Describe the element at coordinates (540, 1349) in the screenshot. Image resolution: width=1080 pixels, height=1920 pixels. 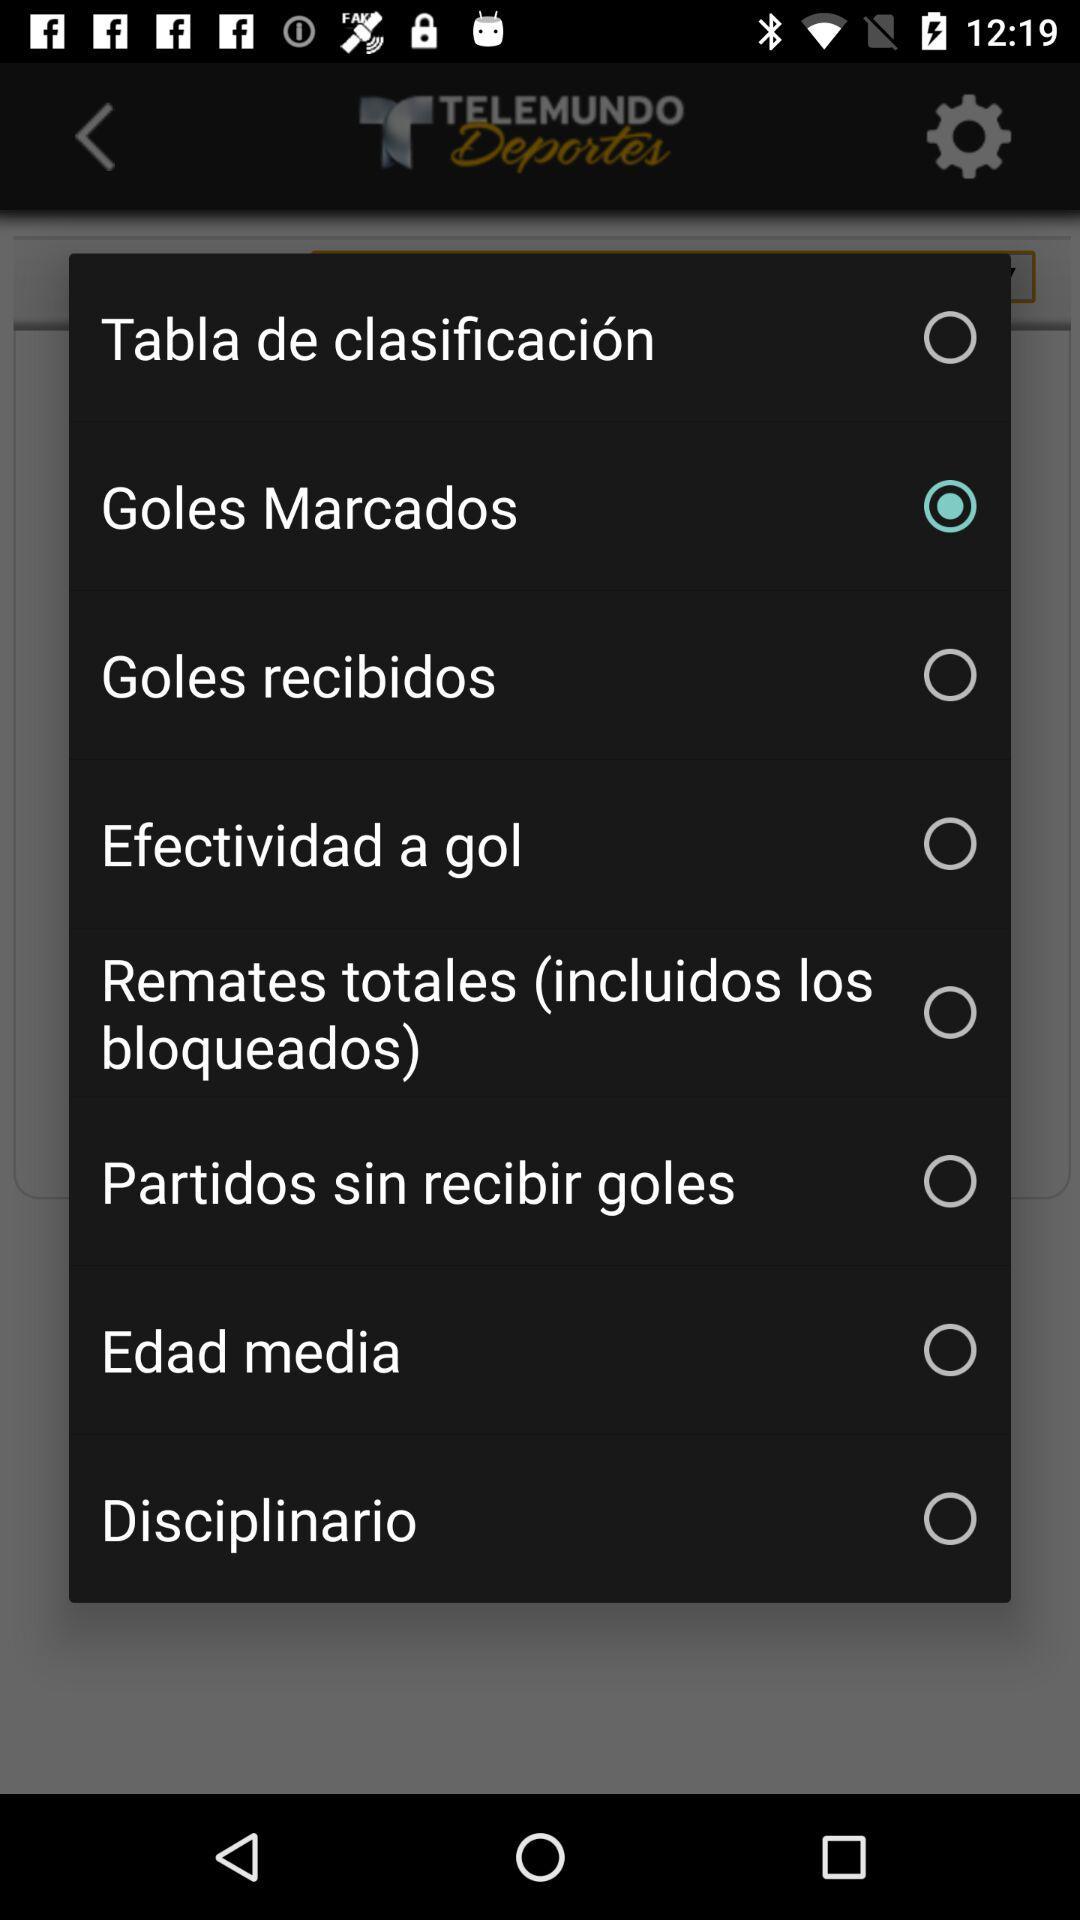
I see `the item above disciplinario icon` at that location.